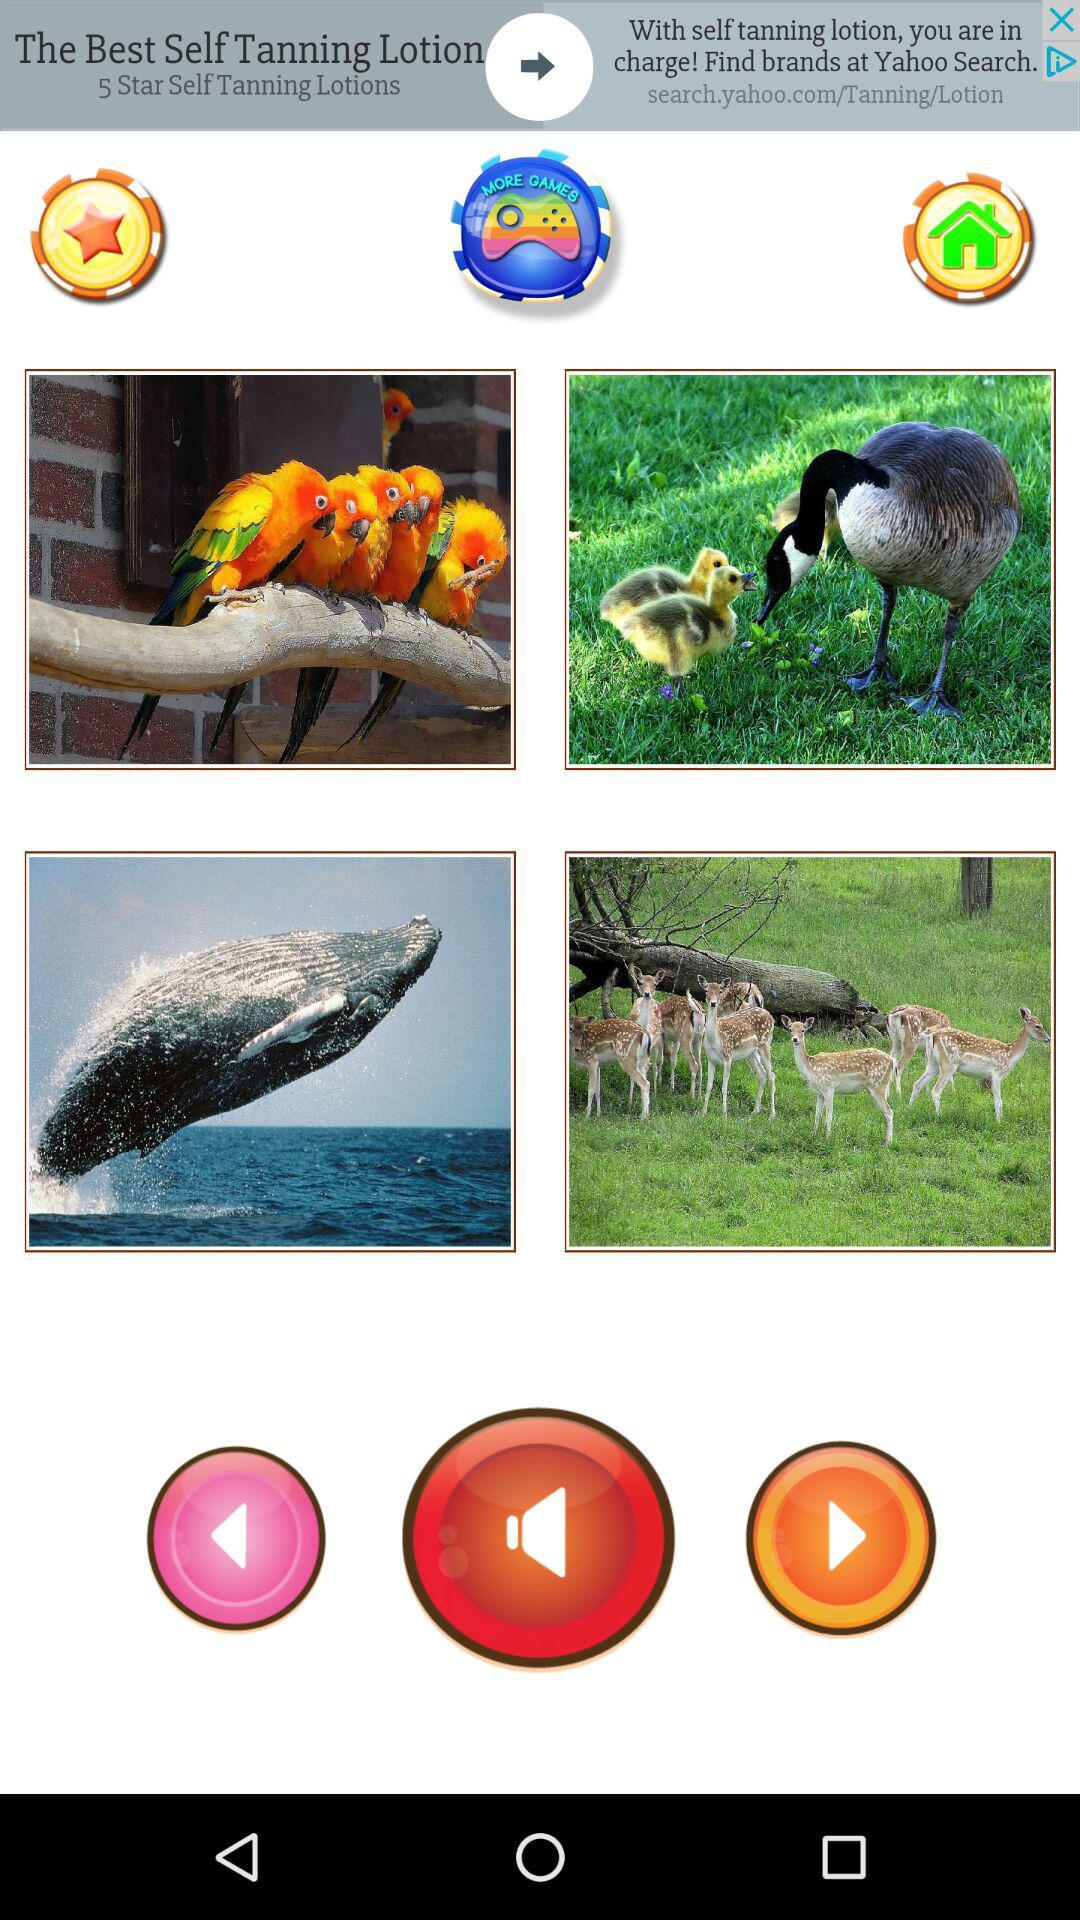 This screenshot has height=1920, width=1080. What do you see at coordinates (810, 1050) in the screenshot?
I see `choose photo` at bounding box center [810, 1050].